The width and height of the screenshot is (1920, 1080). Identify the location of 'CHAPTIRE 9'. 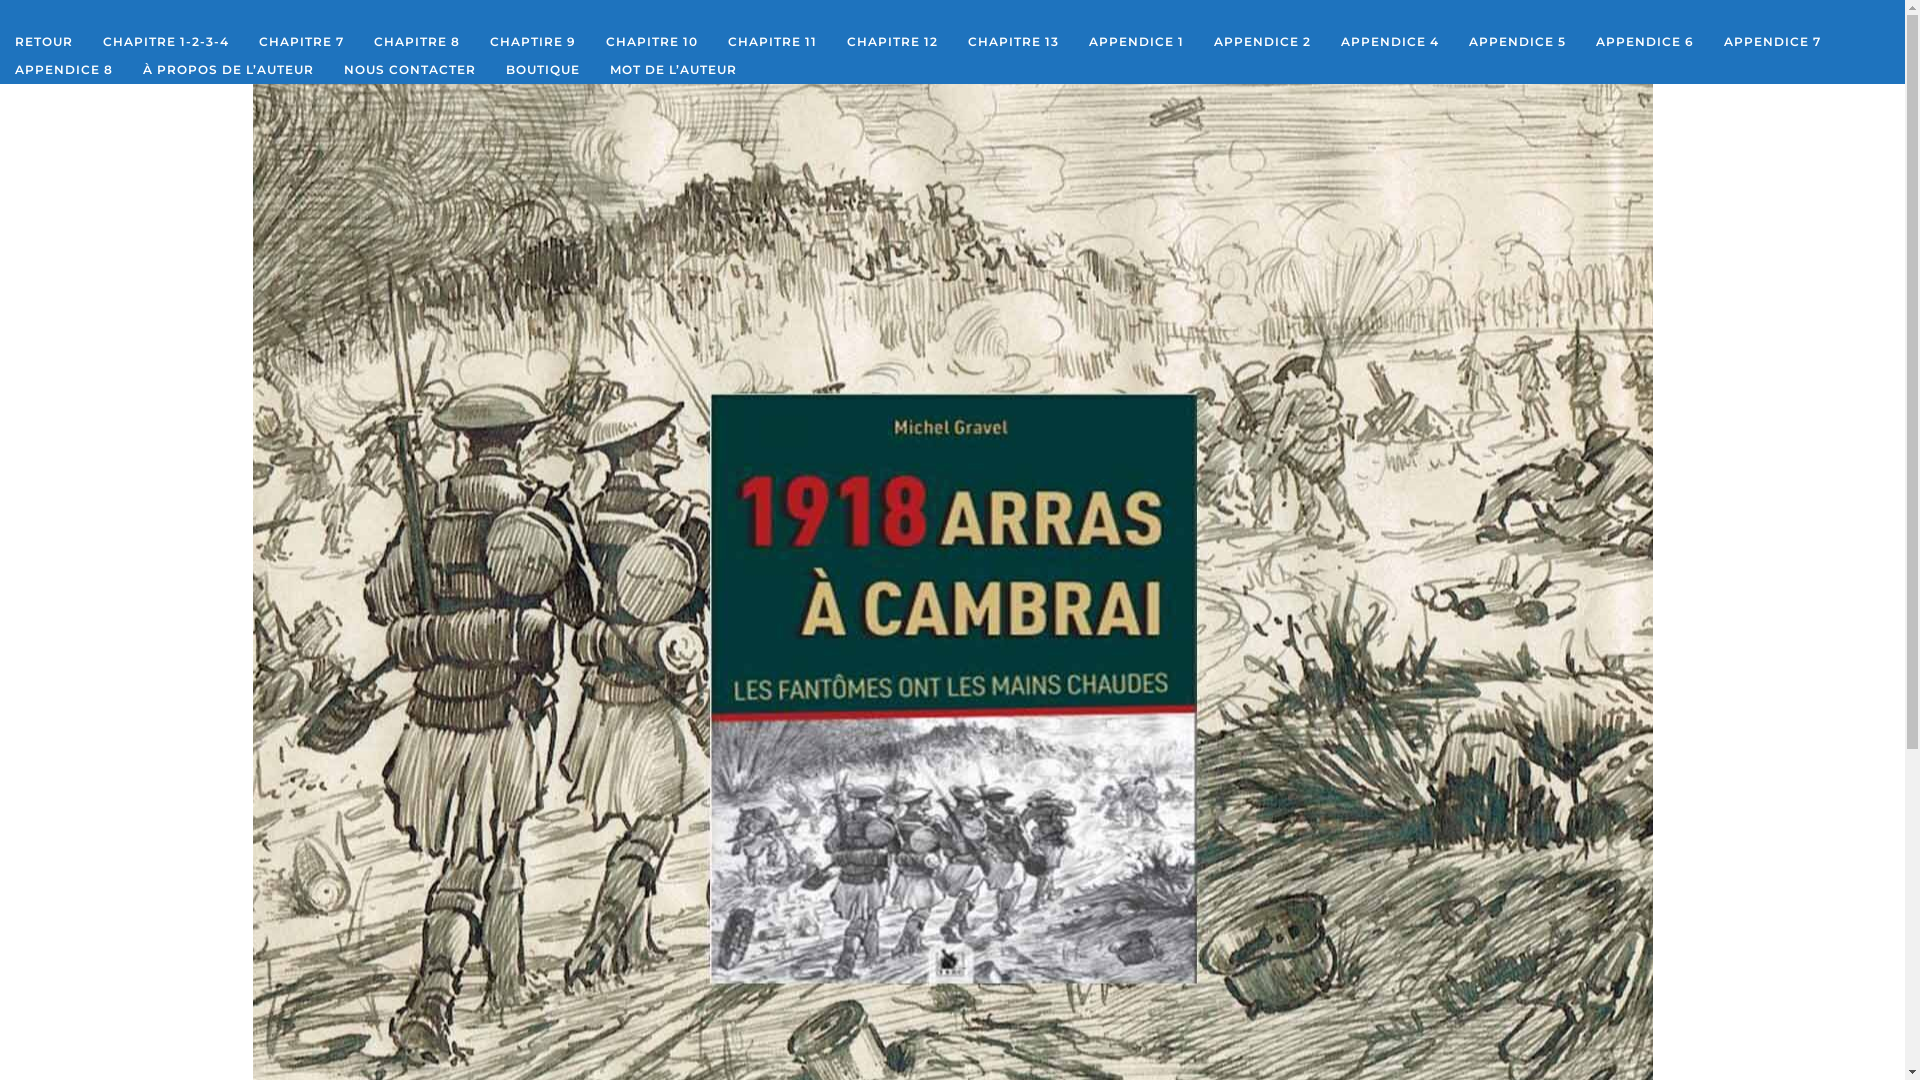
(532, 42).